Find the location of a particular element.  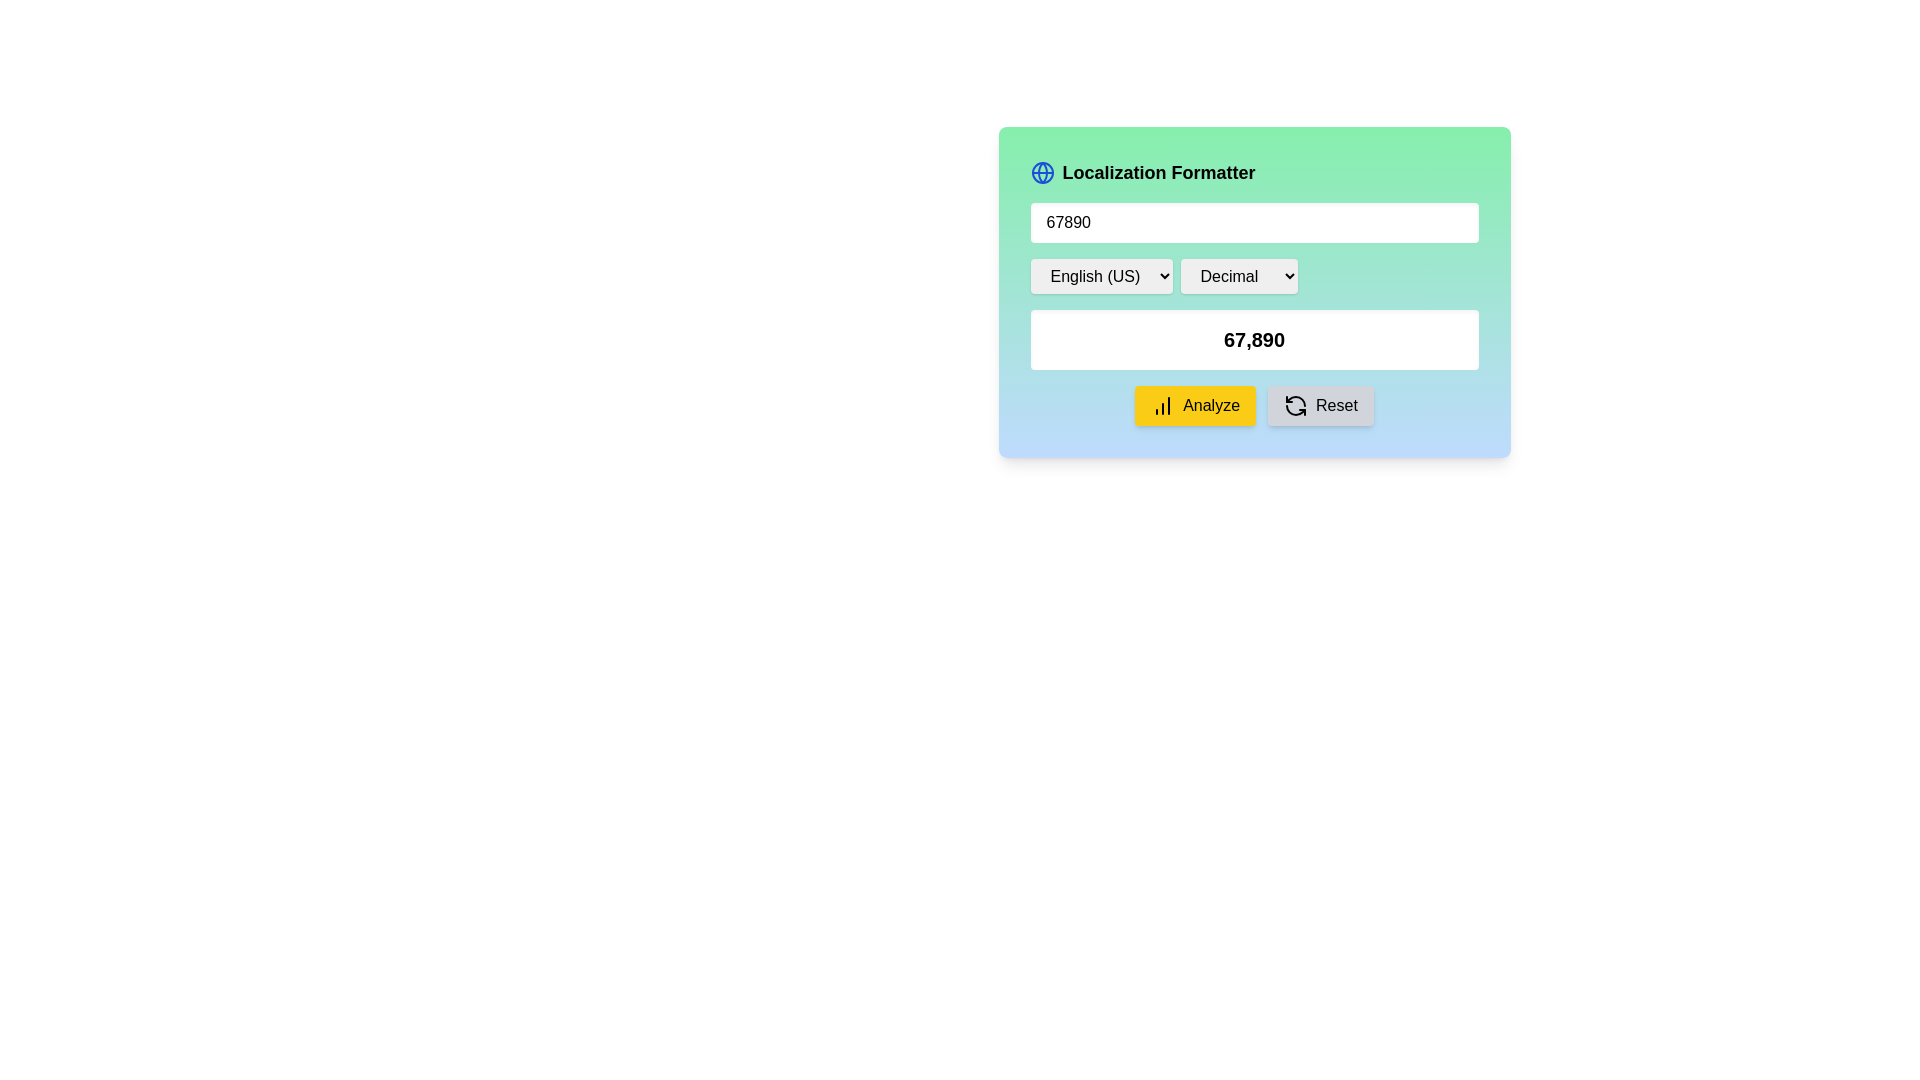

the refresh icon located within the 'Reset' button, which features a circular double arrow design and is positioned to the left of the 'Reset' text is located at coordinates (1296, 405).